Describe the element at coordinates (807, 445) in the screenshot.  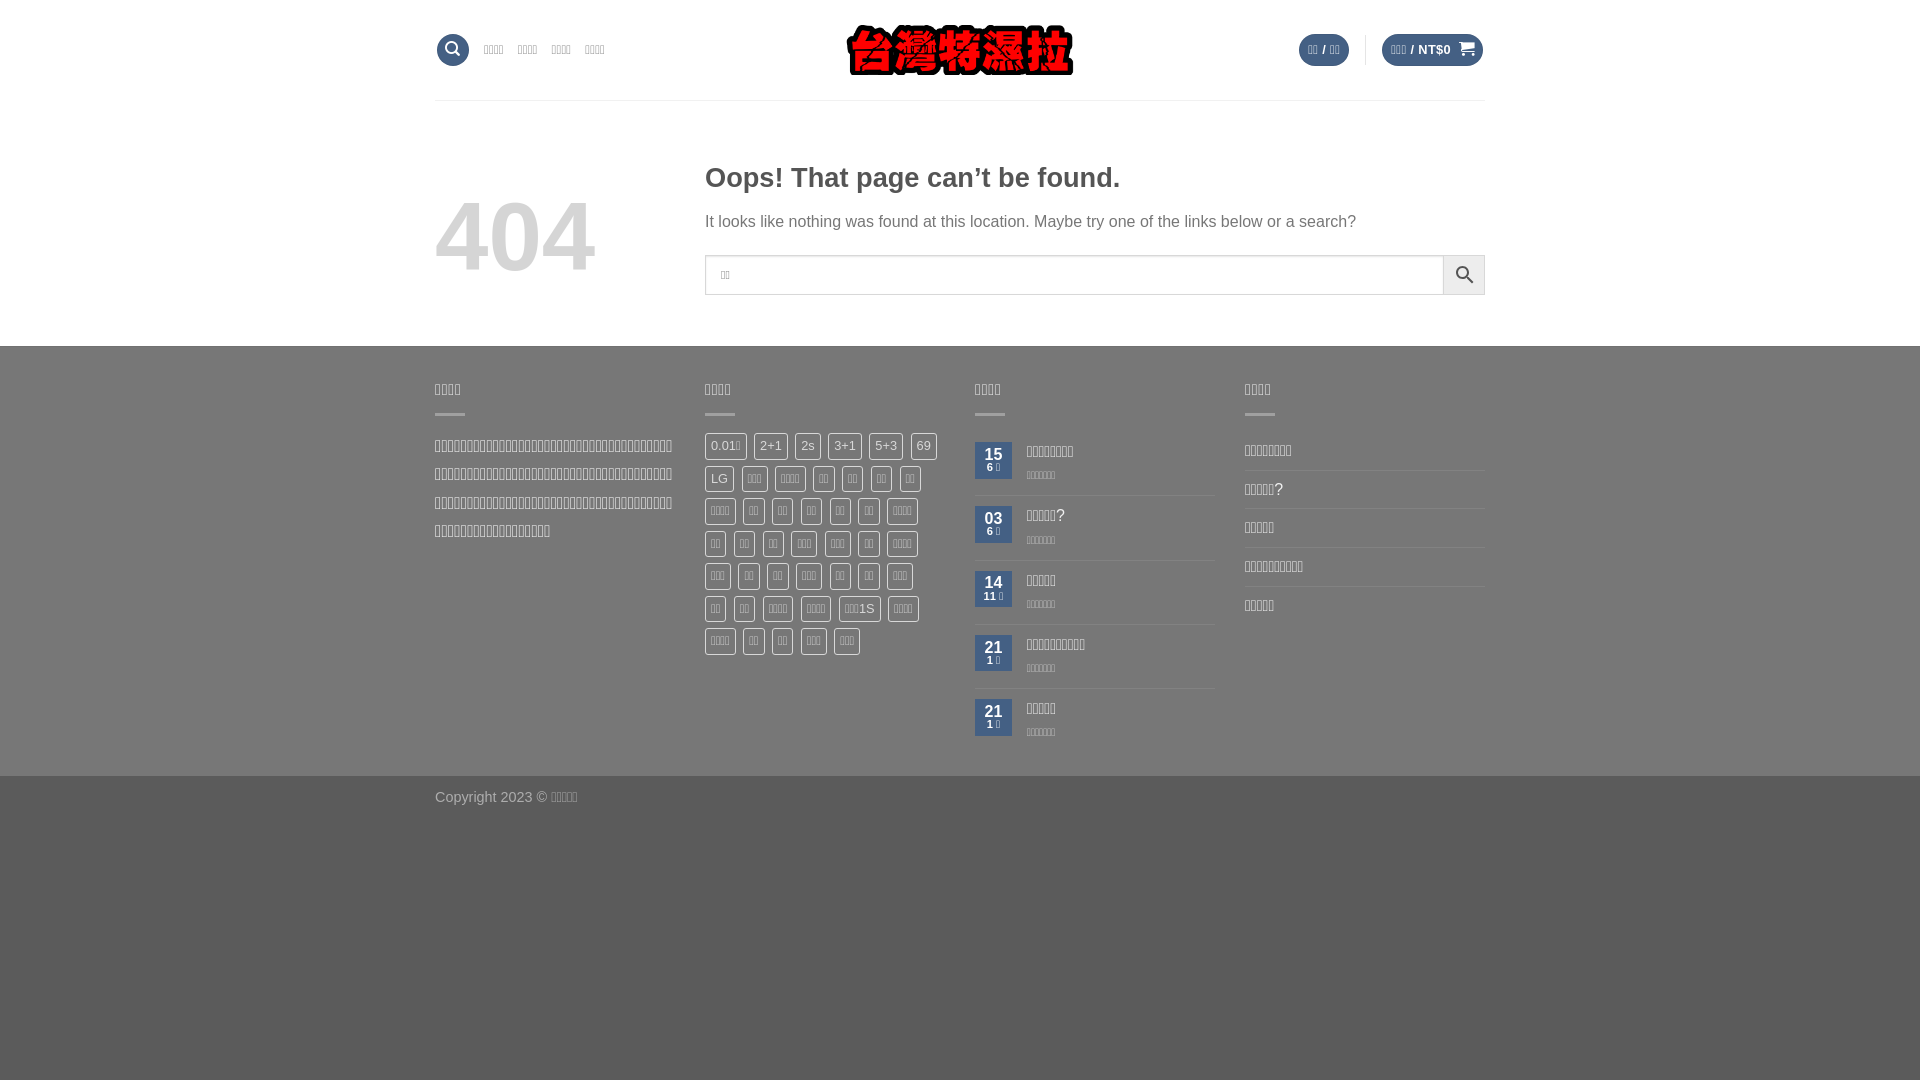
I see `'2s'` at that location.